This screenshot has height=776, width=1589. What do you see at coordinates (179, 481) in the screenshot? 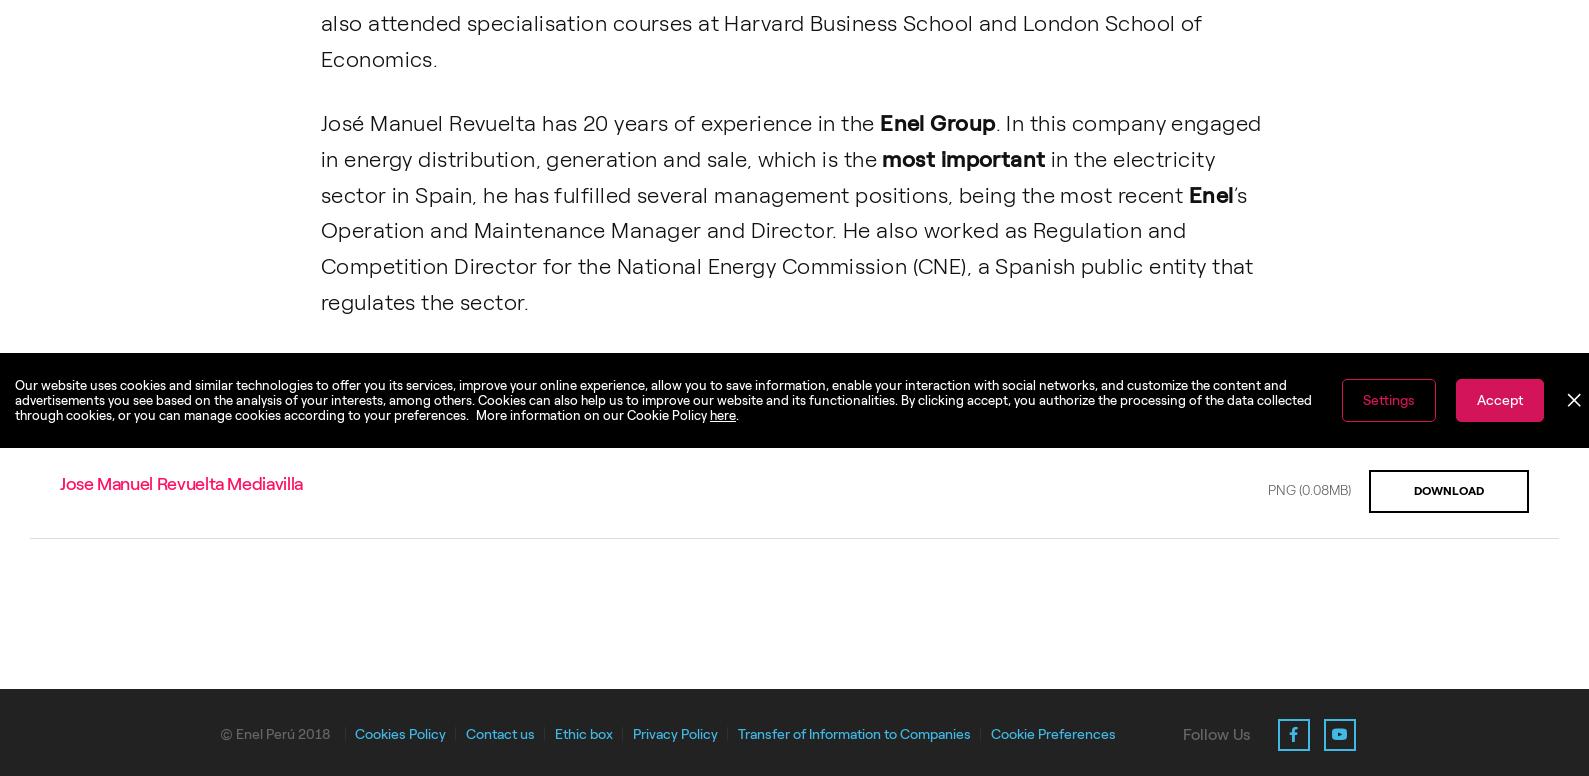
I see `'Jose Manuel Revuelta Mediavilla'` at bounding box center [179, 481].